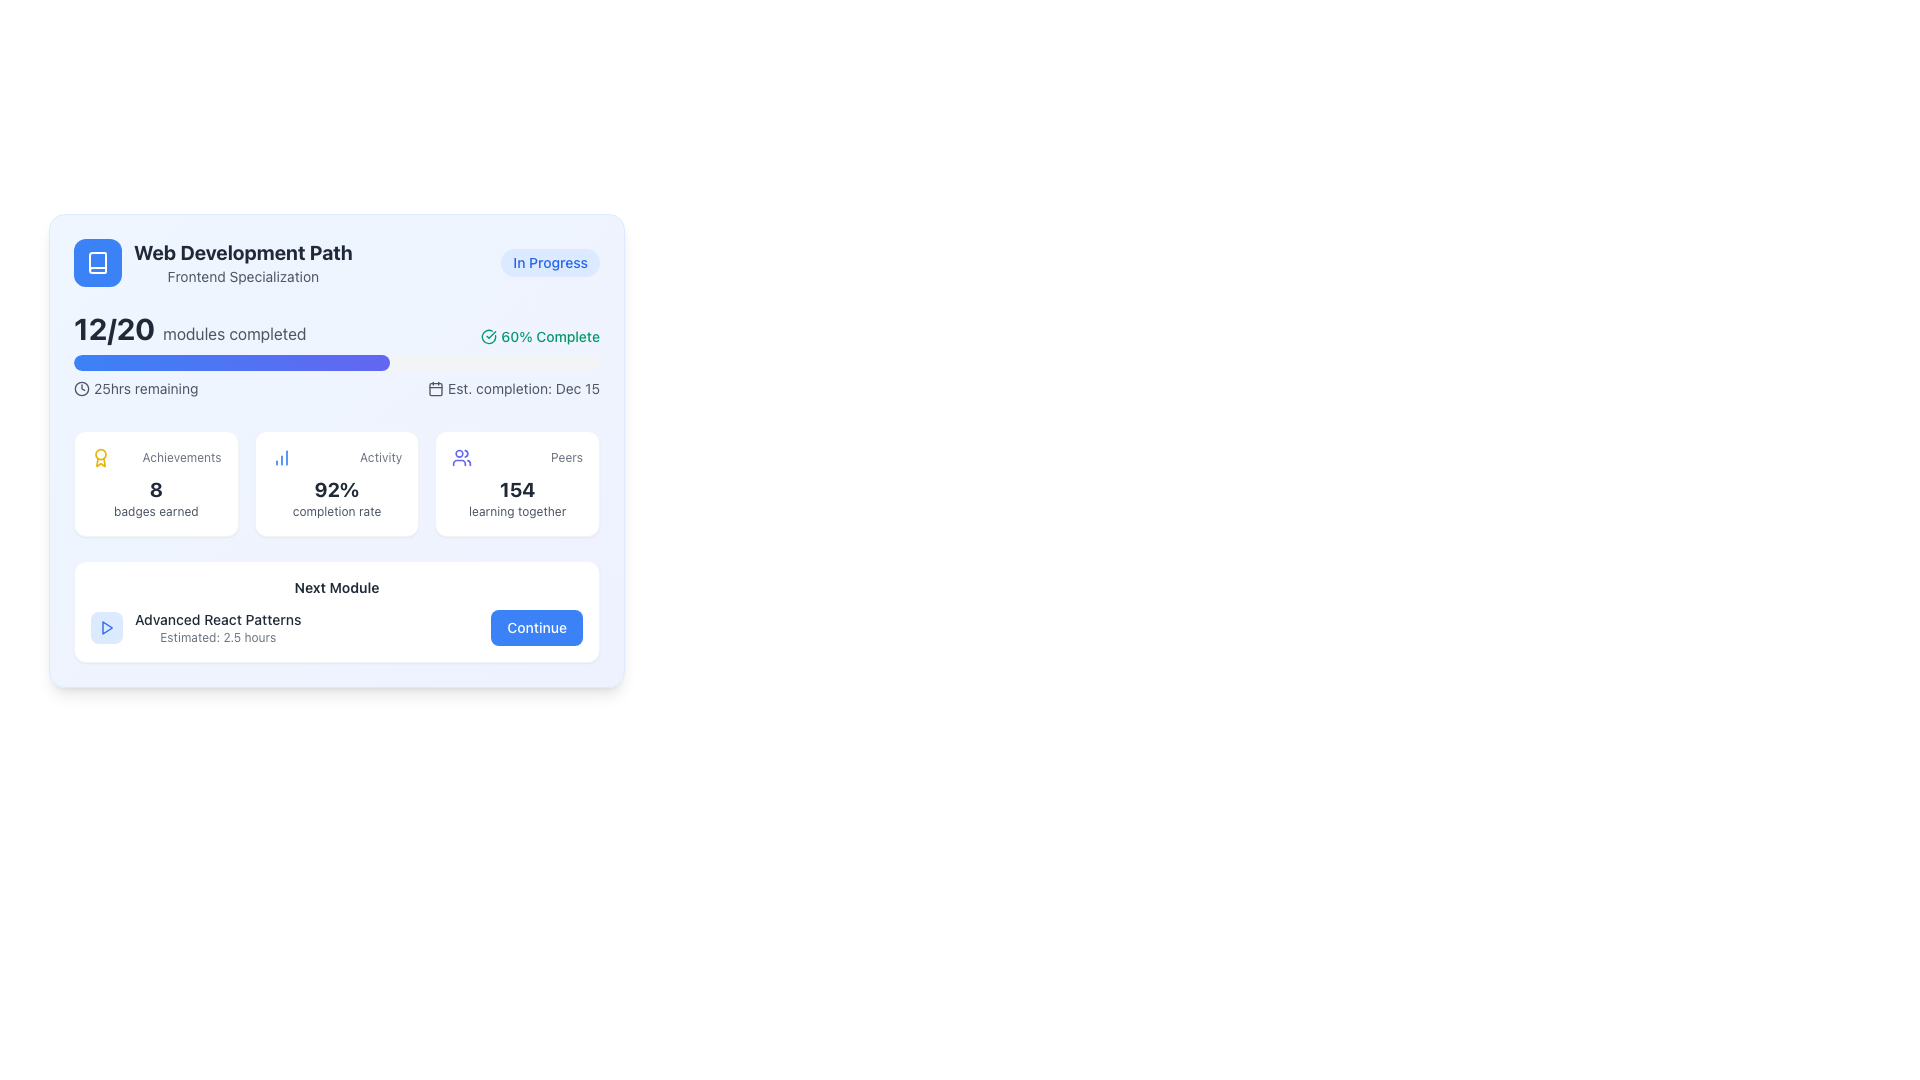 This screenshot has height=1080, width=1920. I want to click on the play button located within the blue-shaded, rounded rectangular area, adjacent to the title 'Advanced React Patterns', so click(105, 627).